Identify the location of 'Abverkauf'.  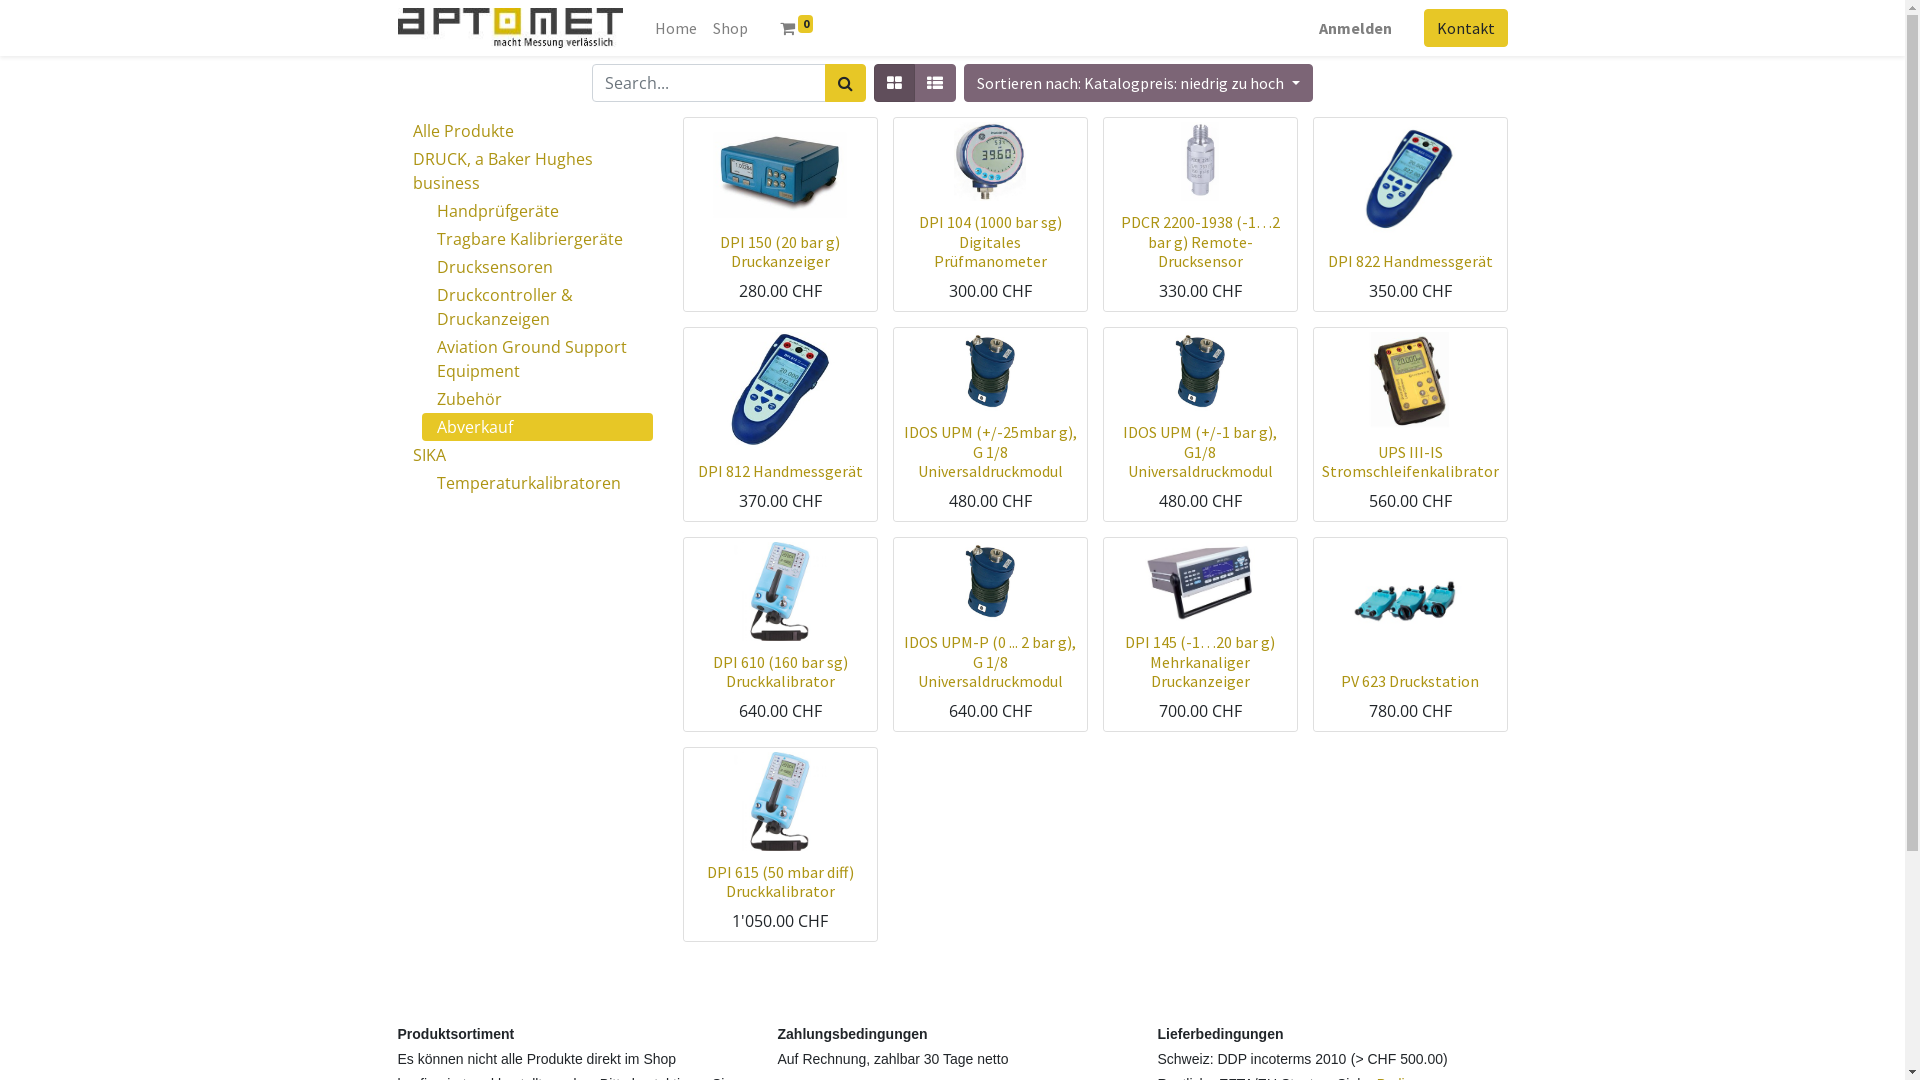
(537, 426).